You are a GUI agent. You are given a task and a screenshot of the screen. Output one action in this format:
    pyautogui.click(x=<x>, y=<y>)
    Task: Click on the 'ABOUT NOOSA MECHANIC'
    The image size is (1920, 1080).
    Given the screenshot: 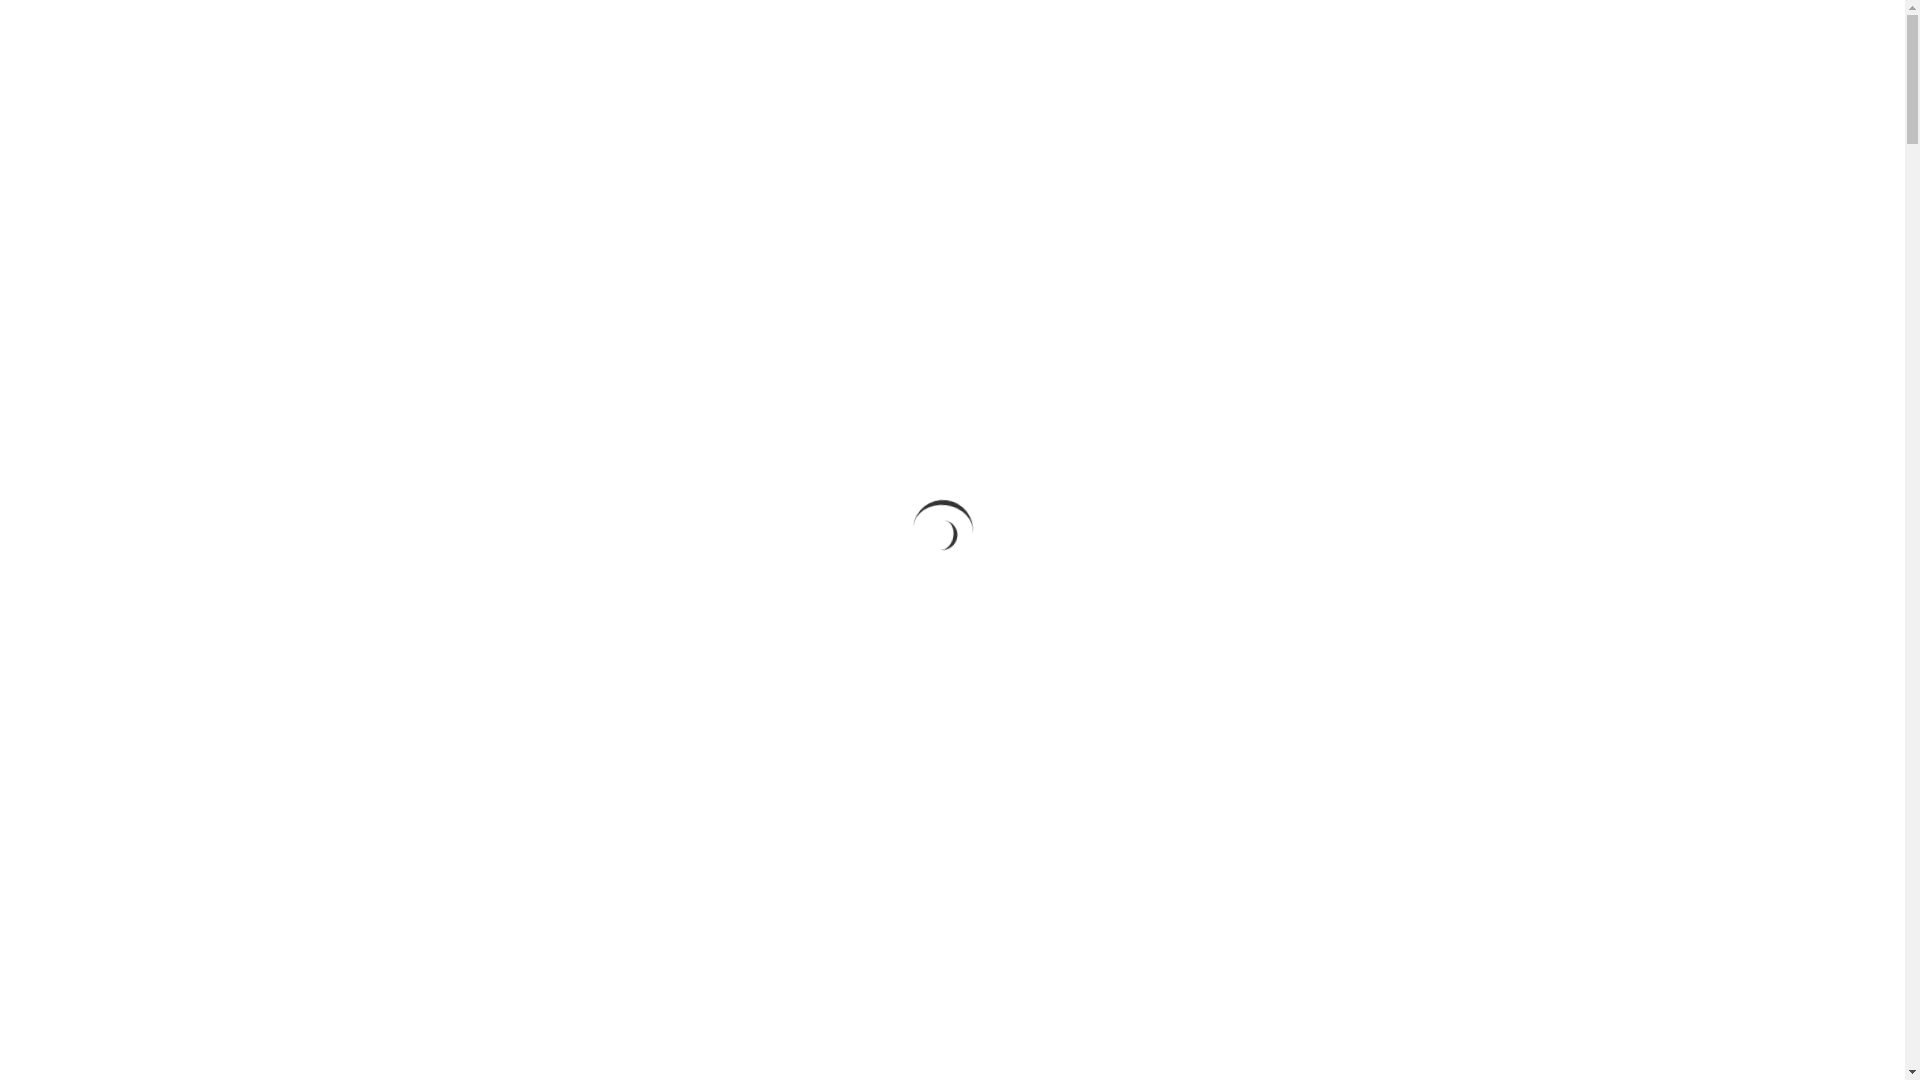 What is the action you would take?
    pyautogui.click(x=867, y=37)
    